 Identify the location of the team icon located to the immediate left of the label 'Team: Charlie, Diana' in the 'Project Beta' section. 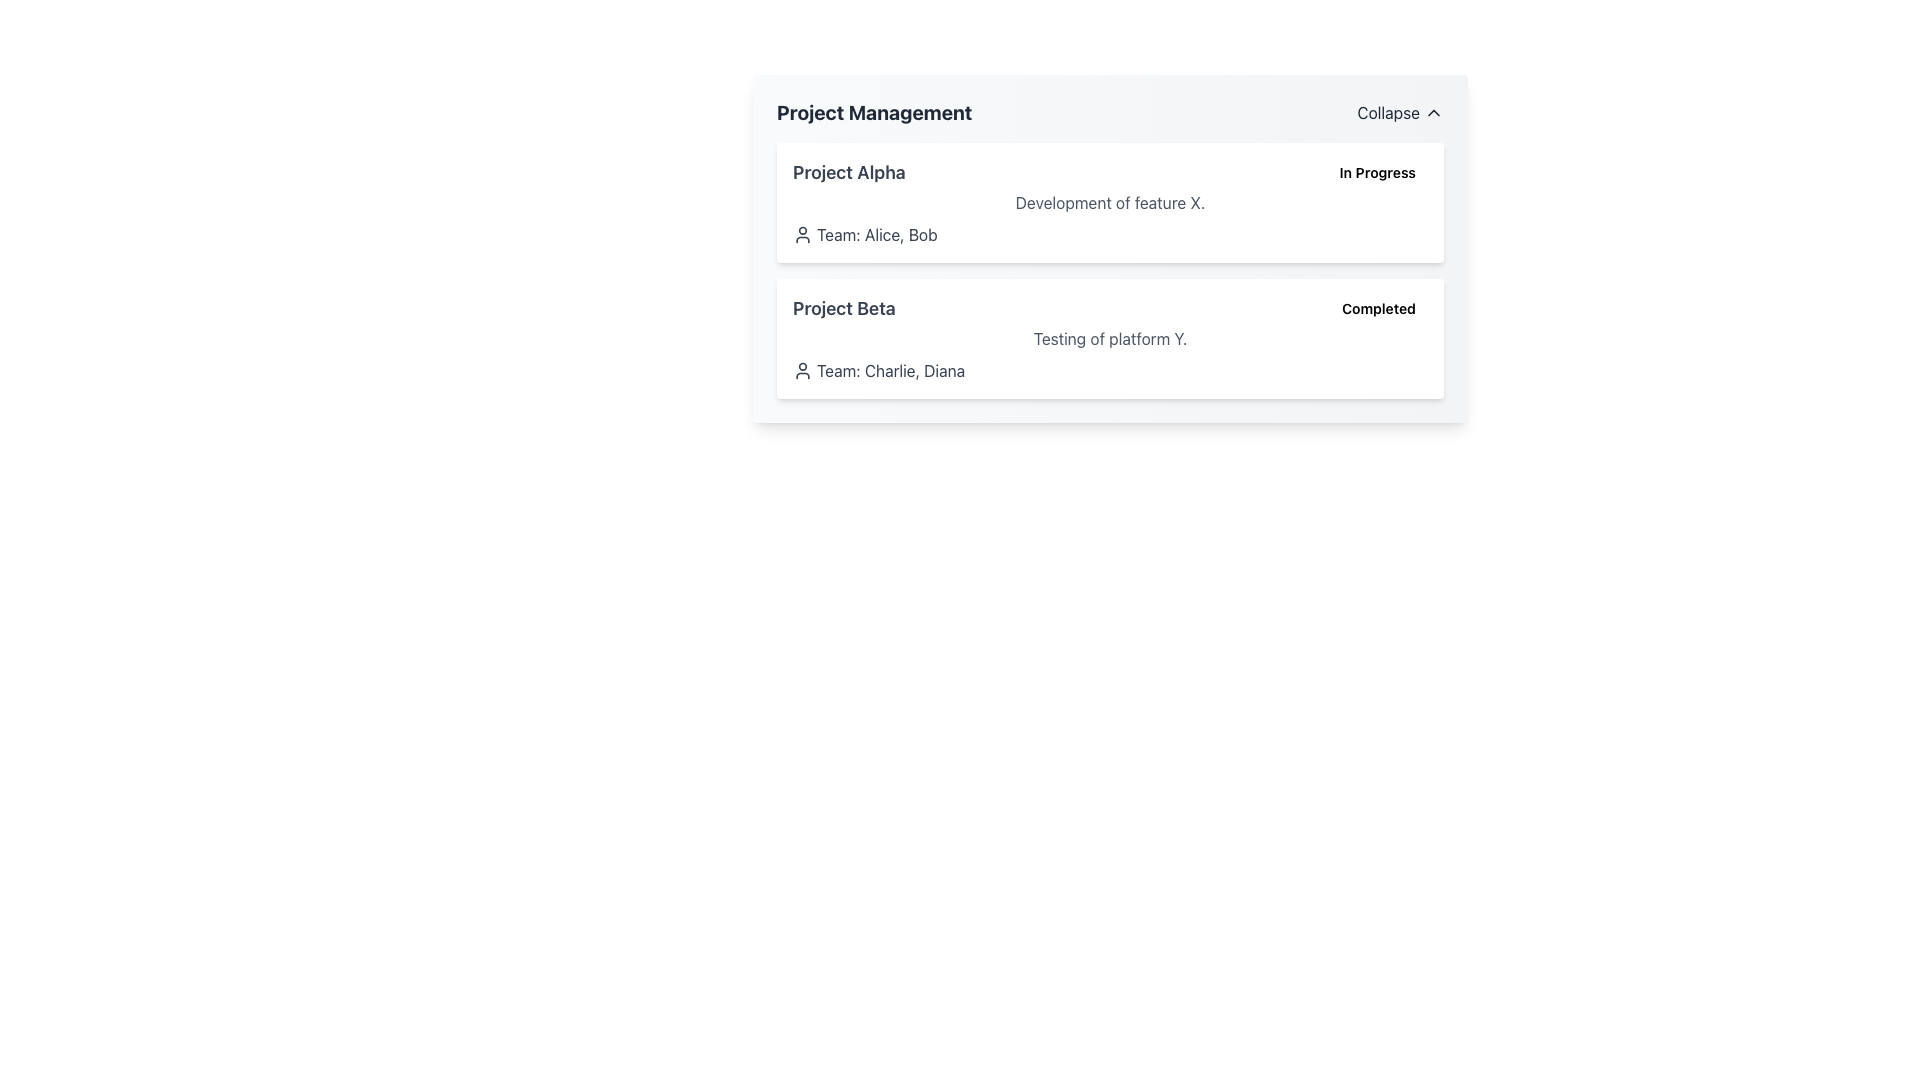
(802, 370).